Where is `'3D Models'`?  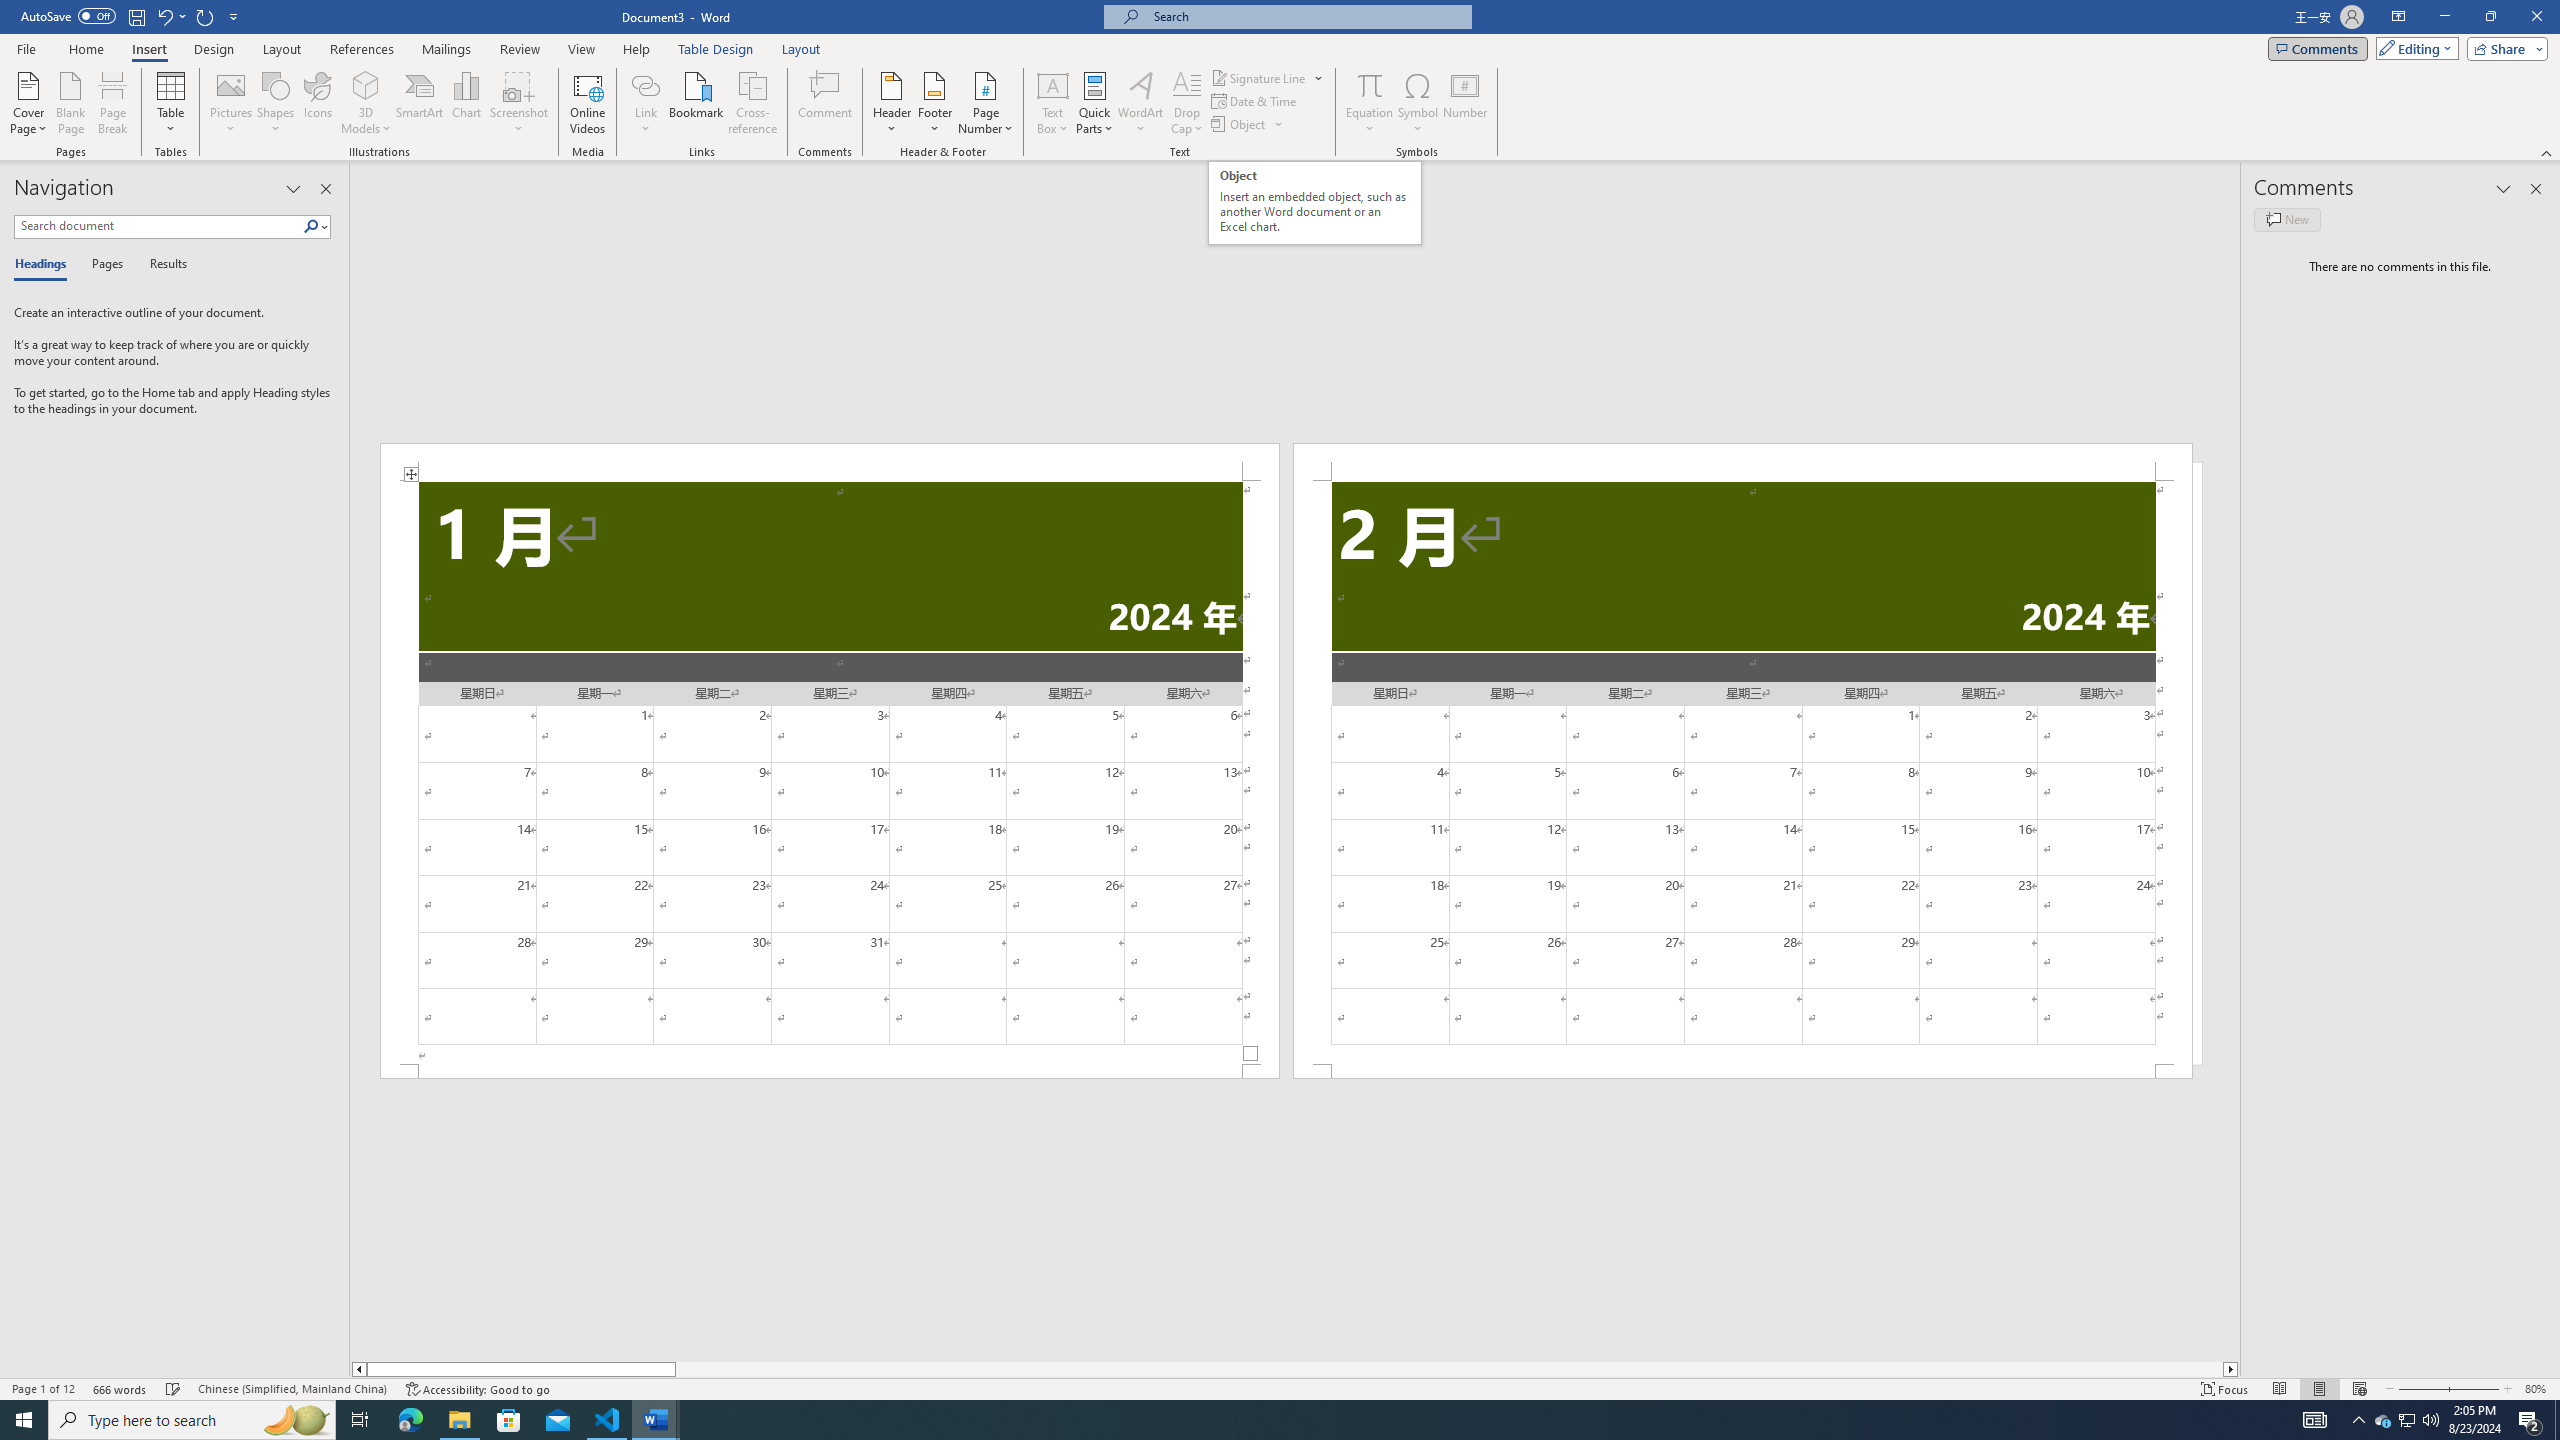 '3D Models' is located at coordinates (366, 103).